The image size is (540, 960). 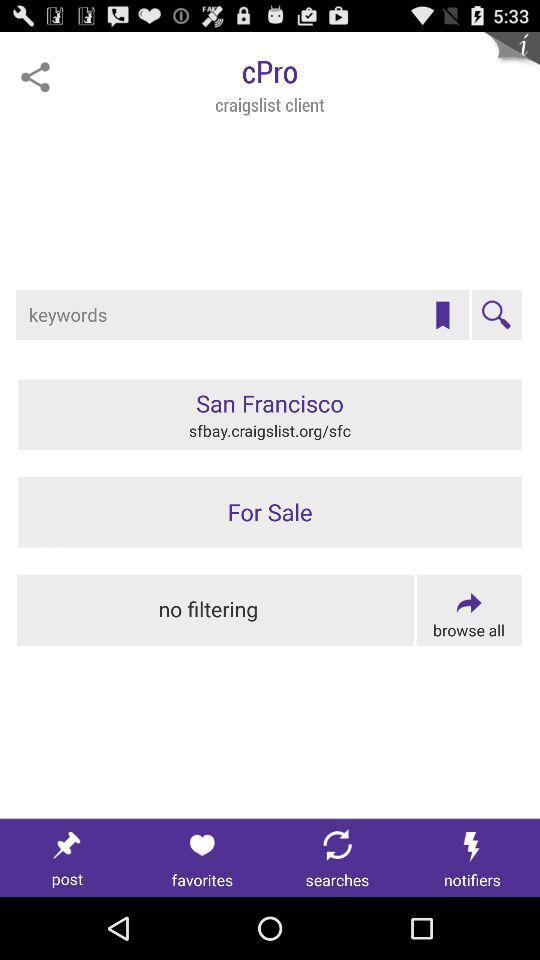 What do you see at coordinates (511, 58) in the screenshot?
I see `more info` at bounding box center [511, 58].